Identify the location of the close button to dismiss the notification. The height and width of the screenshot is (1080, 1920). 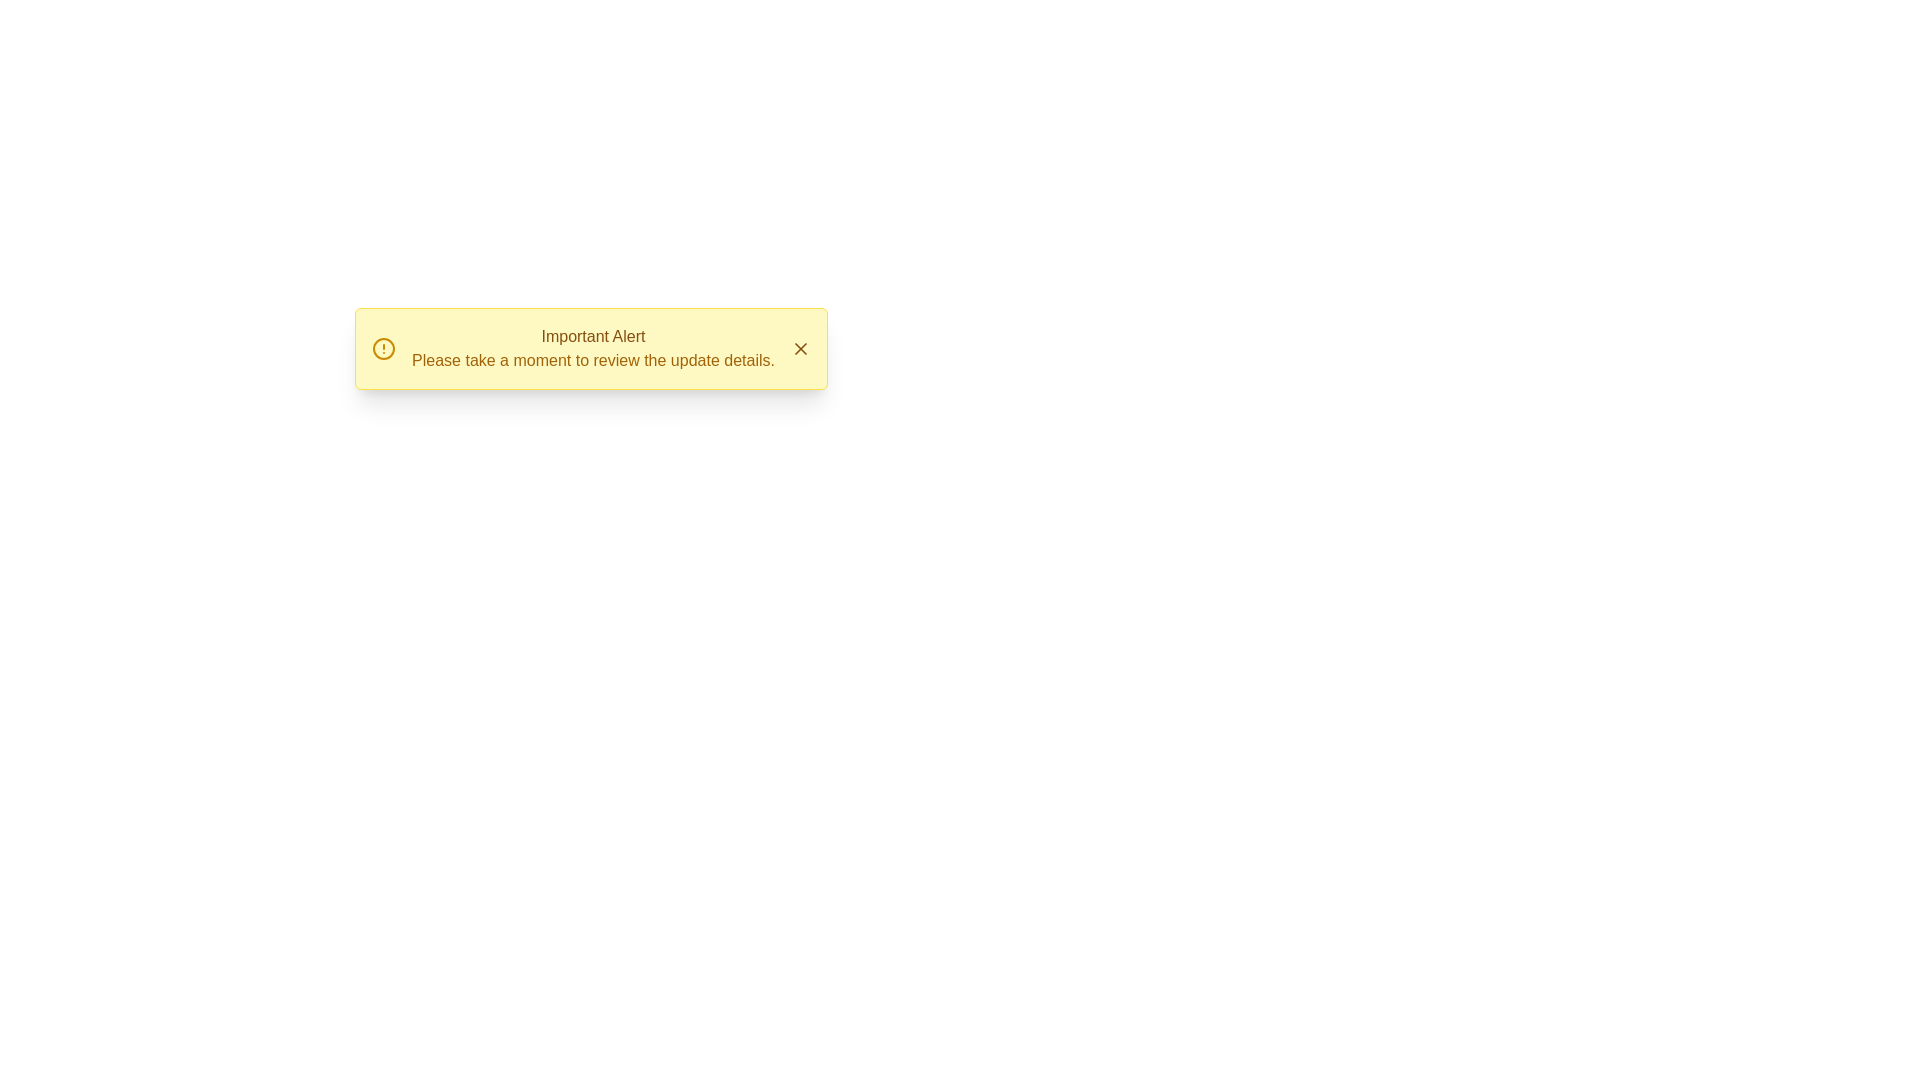
(801, 347).